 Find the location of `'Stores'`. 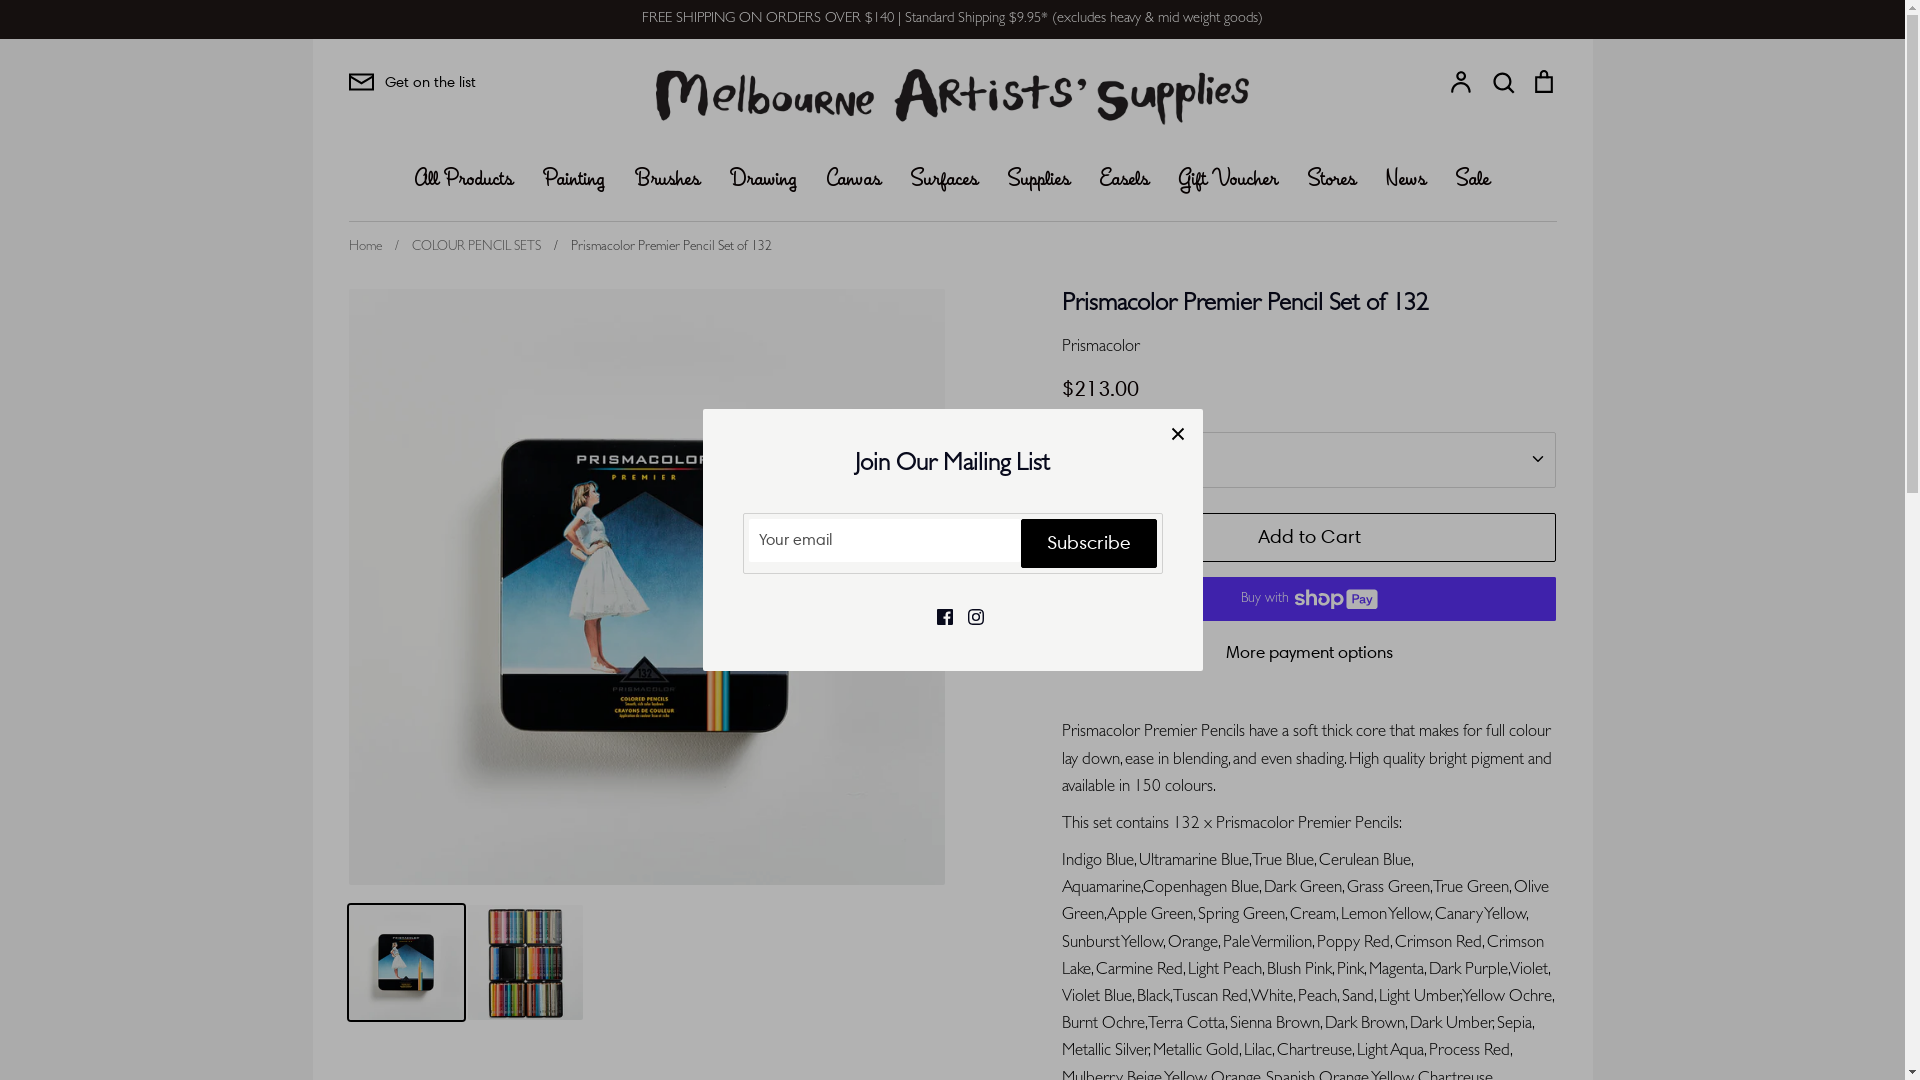

'Stores' is located at coordinates (1332, 180).